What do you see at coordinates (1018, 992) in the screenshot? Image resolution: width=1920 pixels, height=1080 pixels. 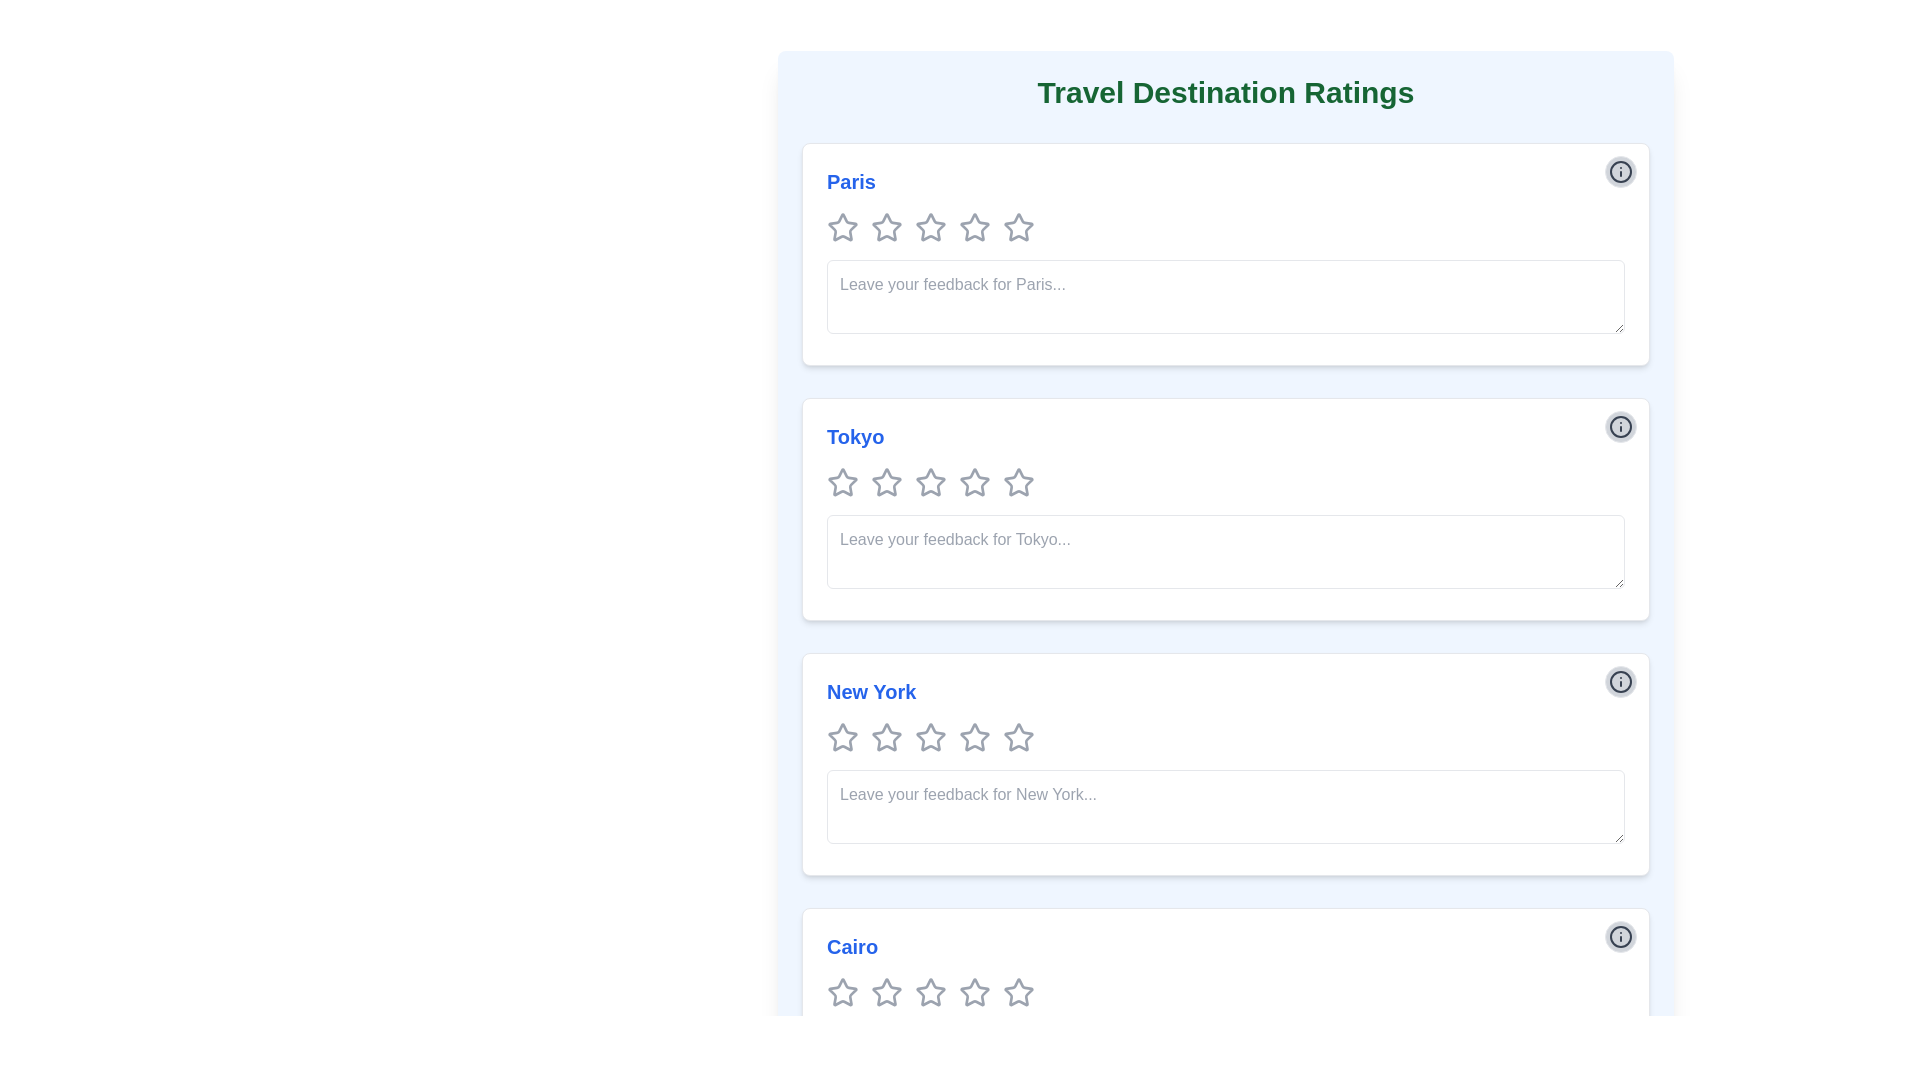 I see `the fifth star icon in the rating row for 'Cairo'` at bounding box center [1018, 992].